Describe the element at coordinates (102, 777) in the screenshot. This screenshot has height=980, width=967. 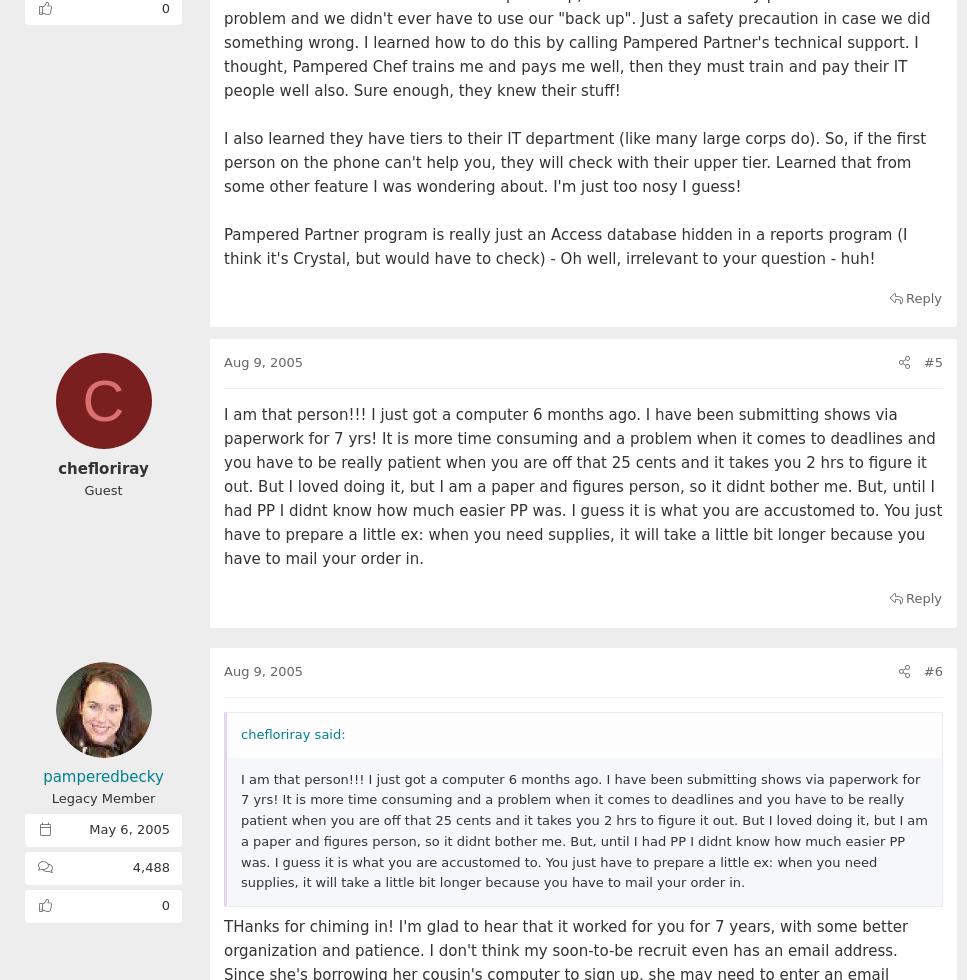
I see `'pamperedbecky'` at that location.